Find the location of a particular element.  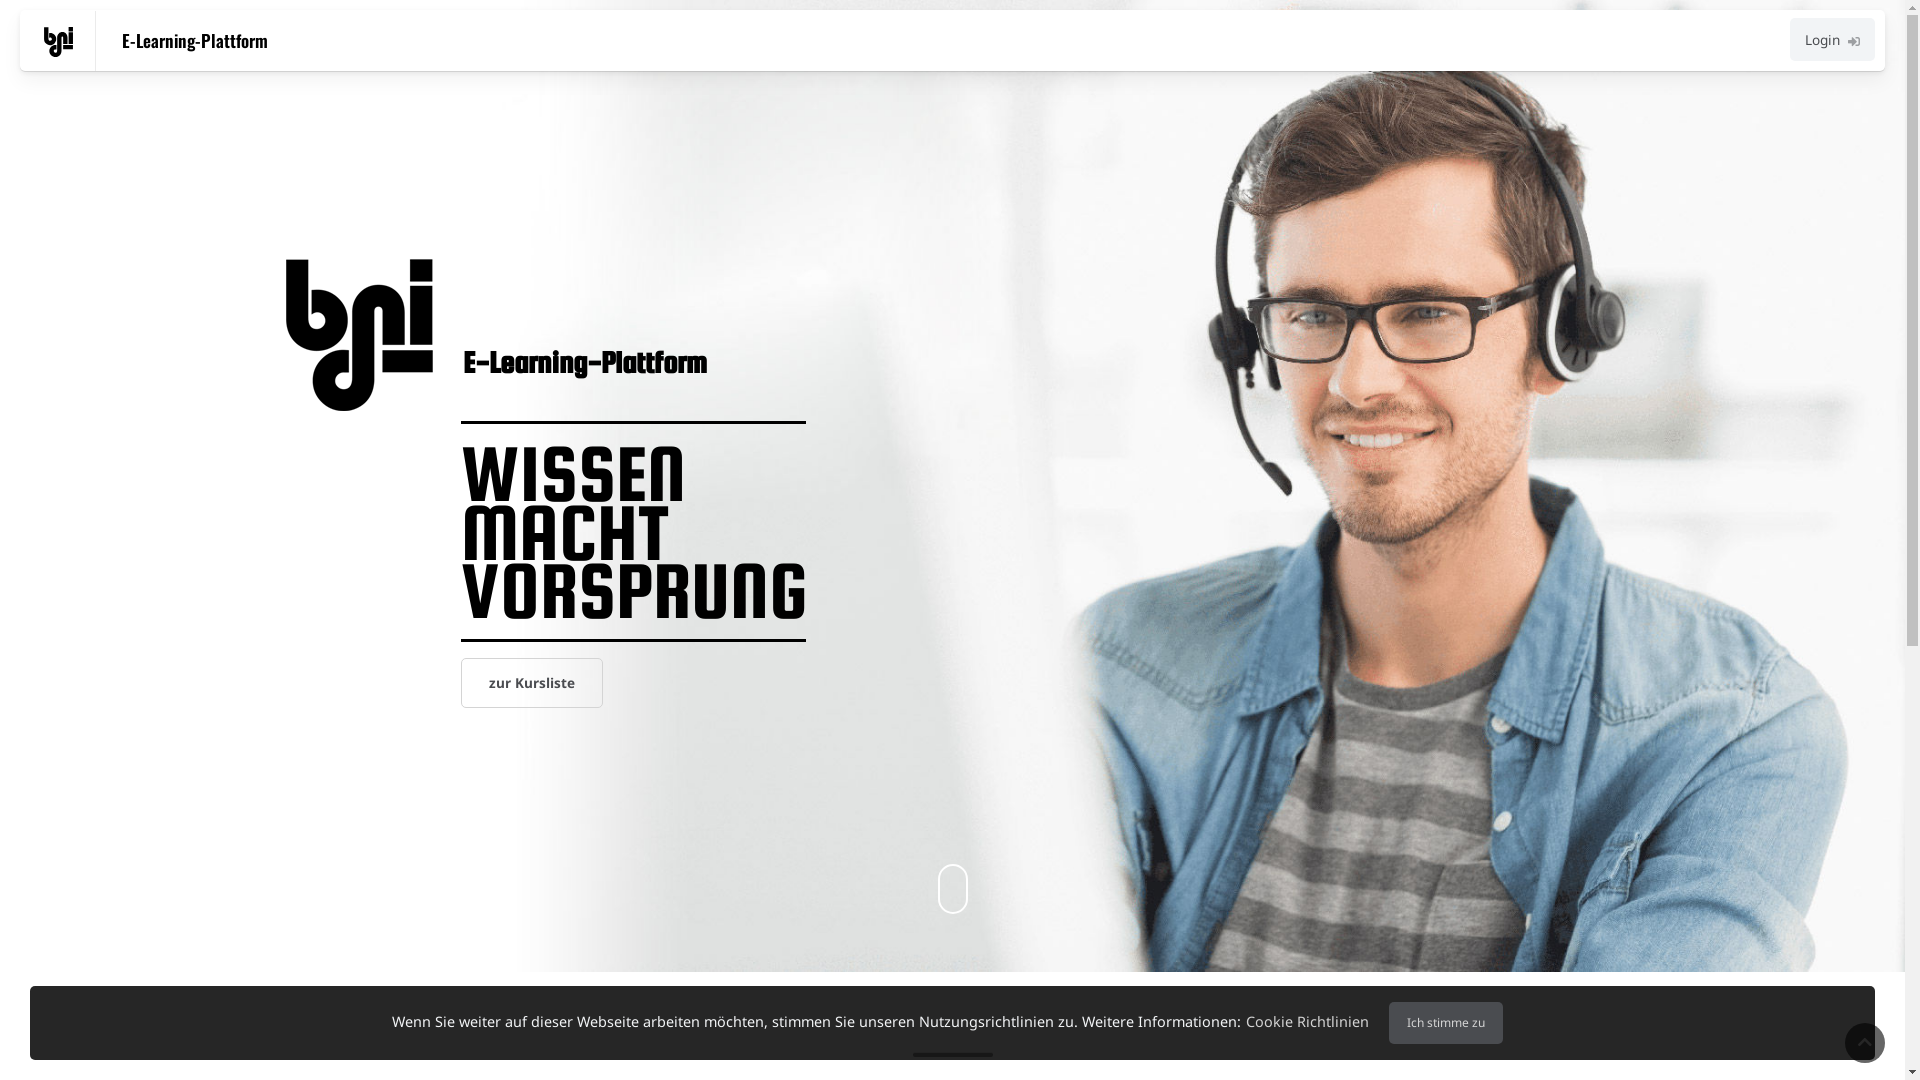

'BDNI E-Learning' is located at coordinates (58, 42).